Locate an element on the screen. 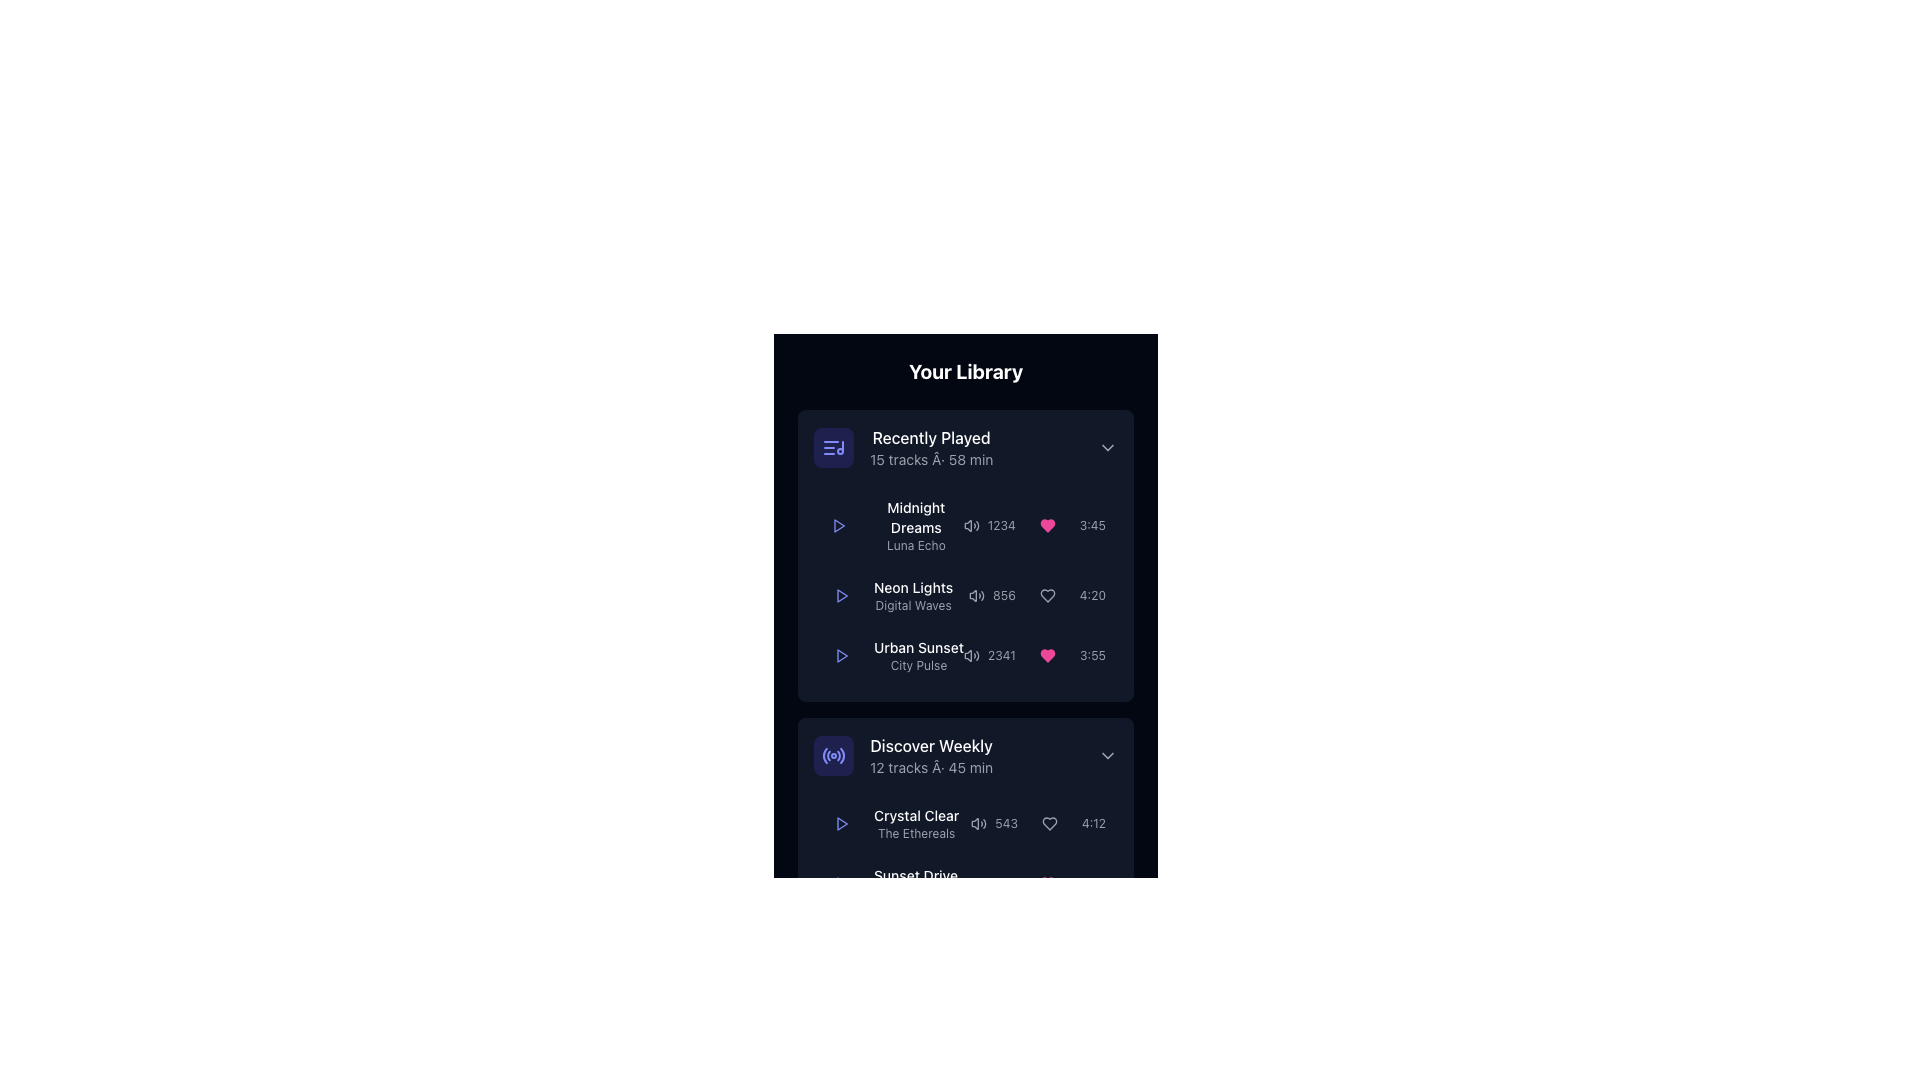 The height and width of the screenshot is (1080, 1920). the volume control icon, which is a small gray SVG graphic featuring a speaker and sound waves, located beneath the 'Recently Played' section is located at coordinates (971, 882).